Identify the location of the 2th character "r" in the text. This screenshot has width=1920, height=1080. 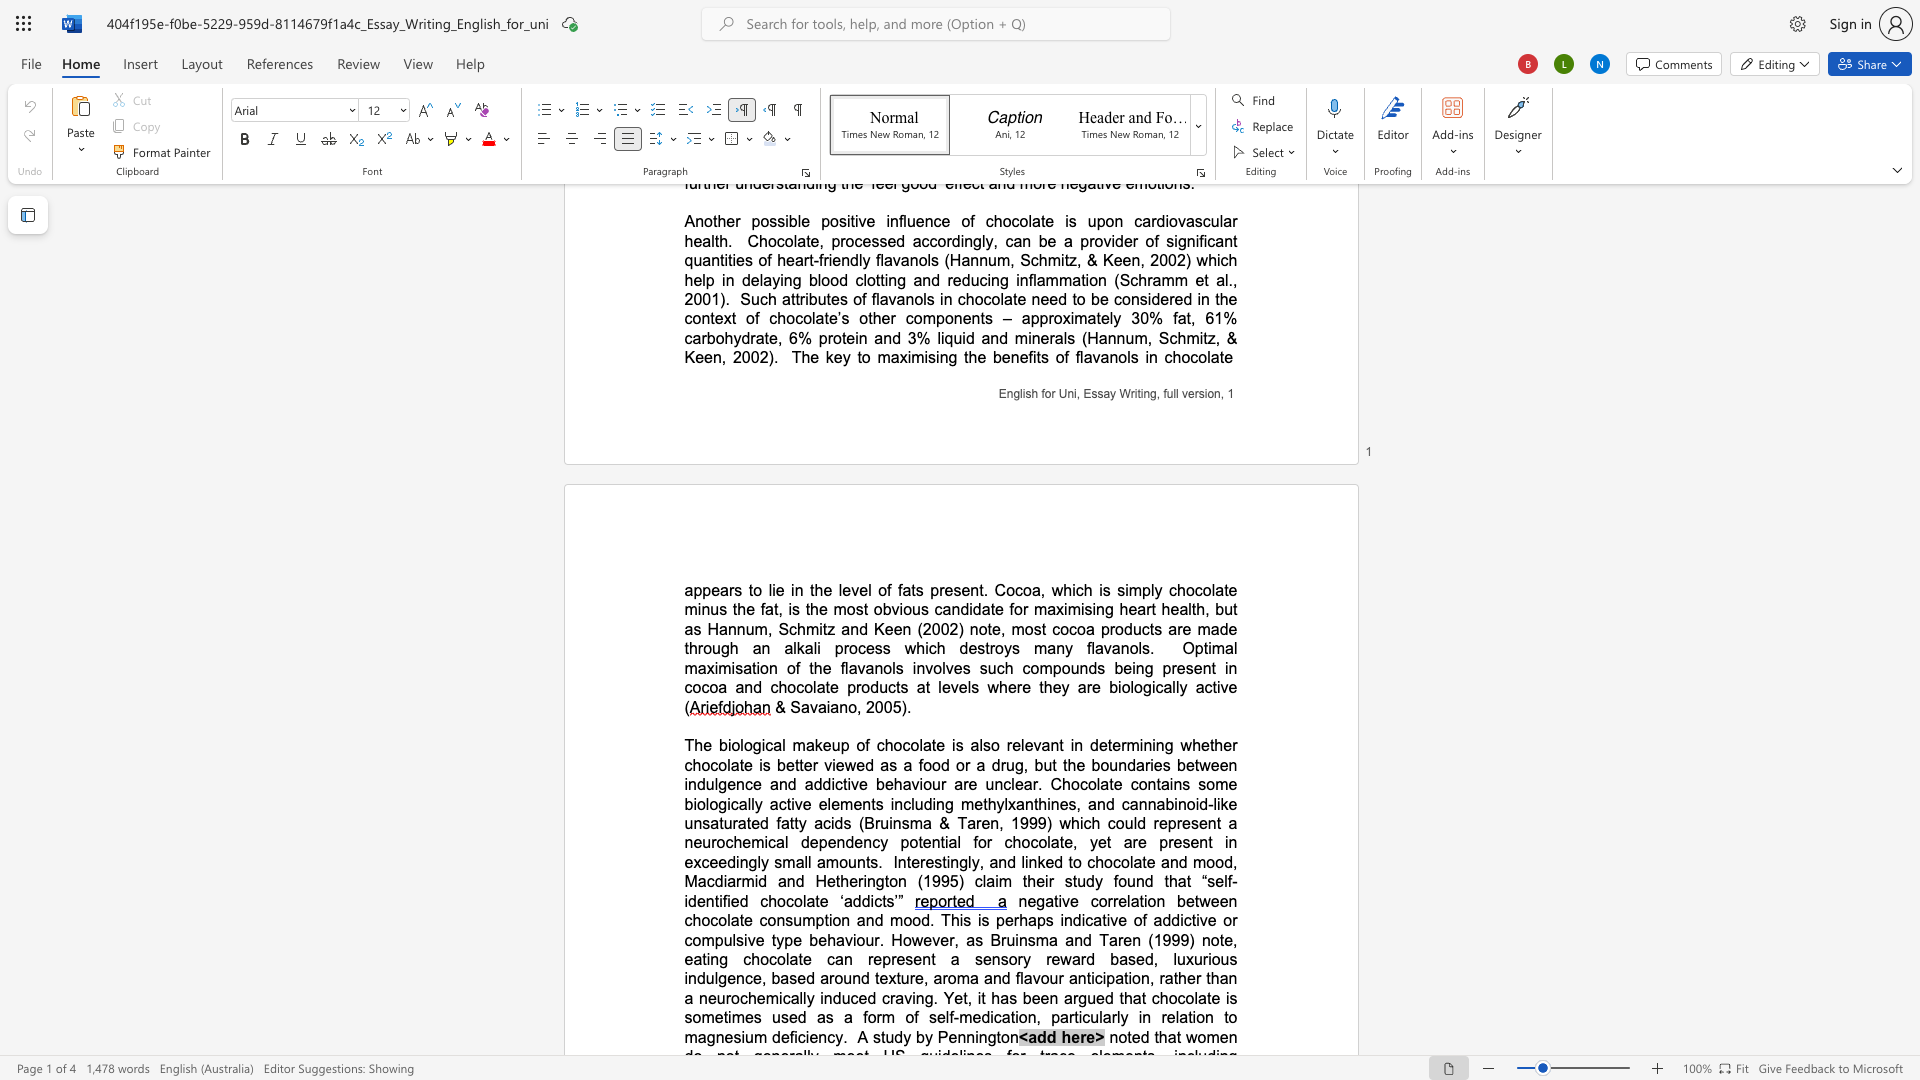
(989, 842).